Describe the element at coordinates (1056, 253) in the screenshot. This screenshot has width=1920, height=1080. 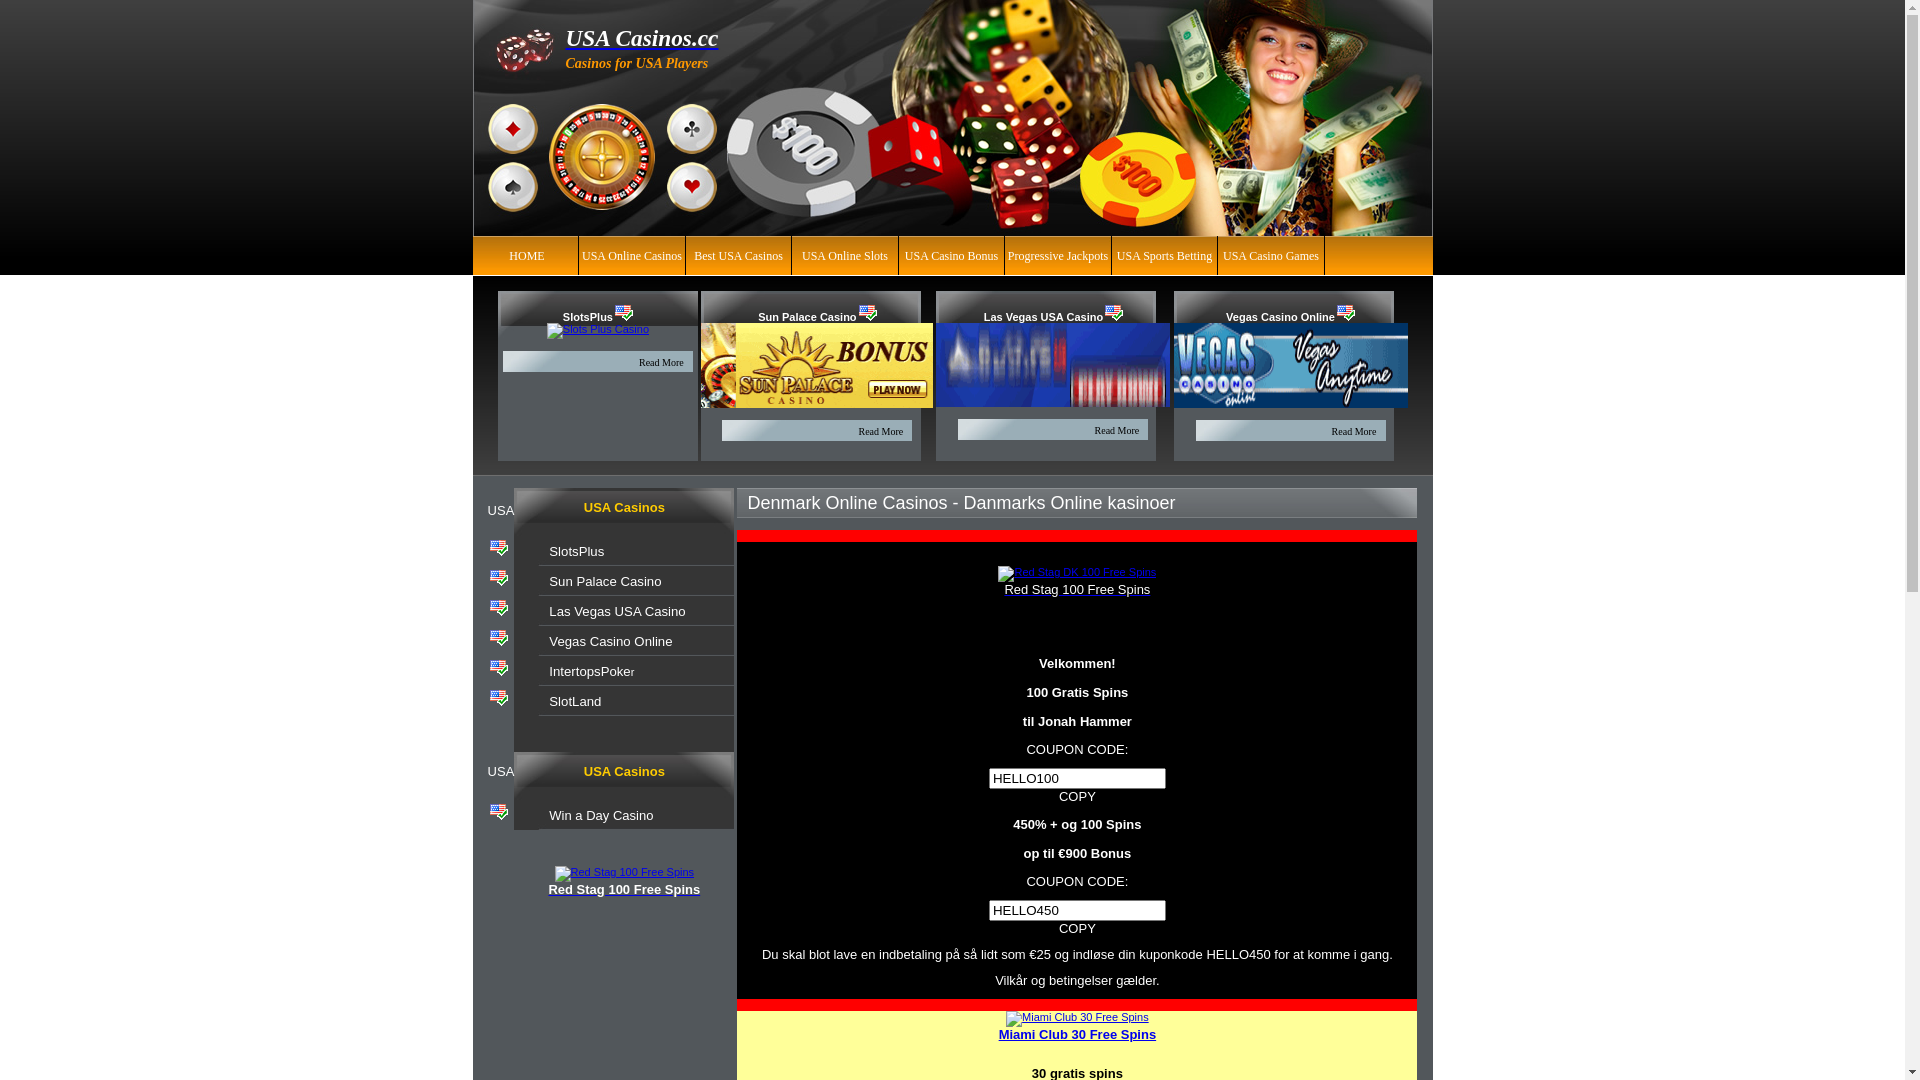
I see `'Progressive Jackpots'` at that location.